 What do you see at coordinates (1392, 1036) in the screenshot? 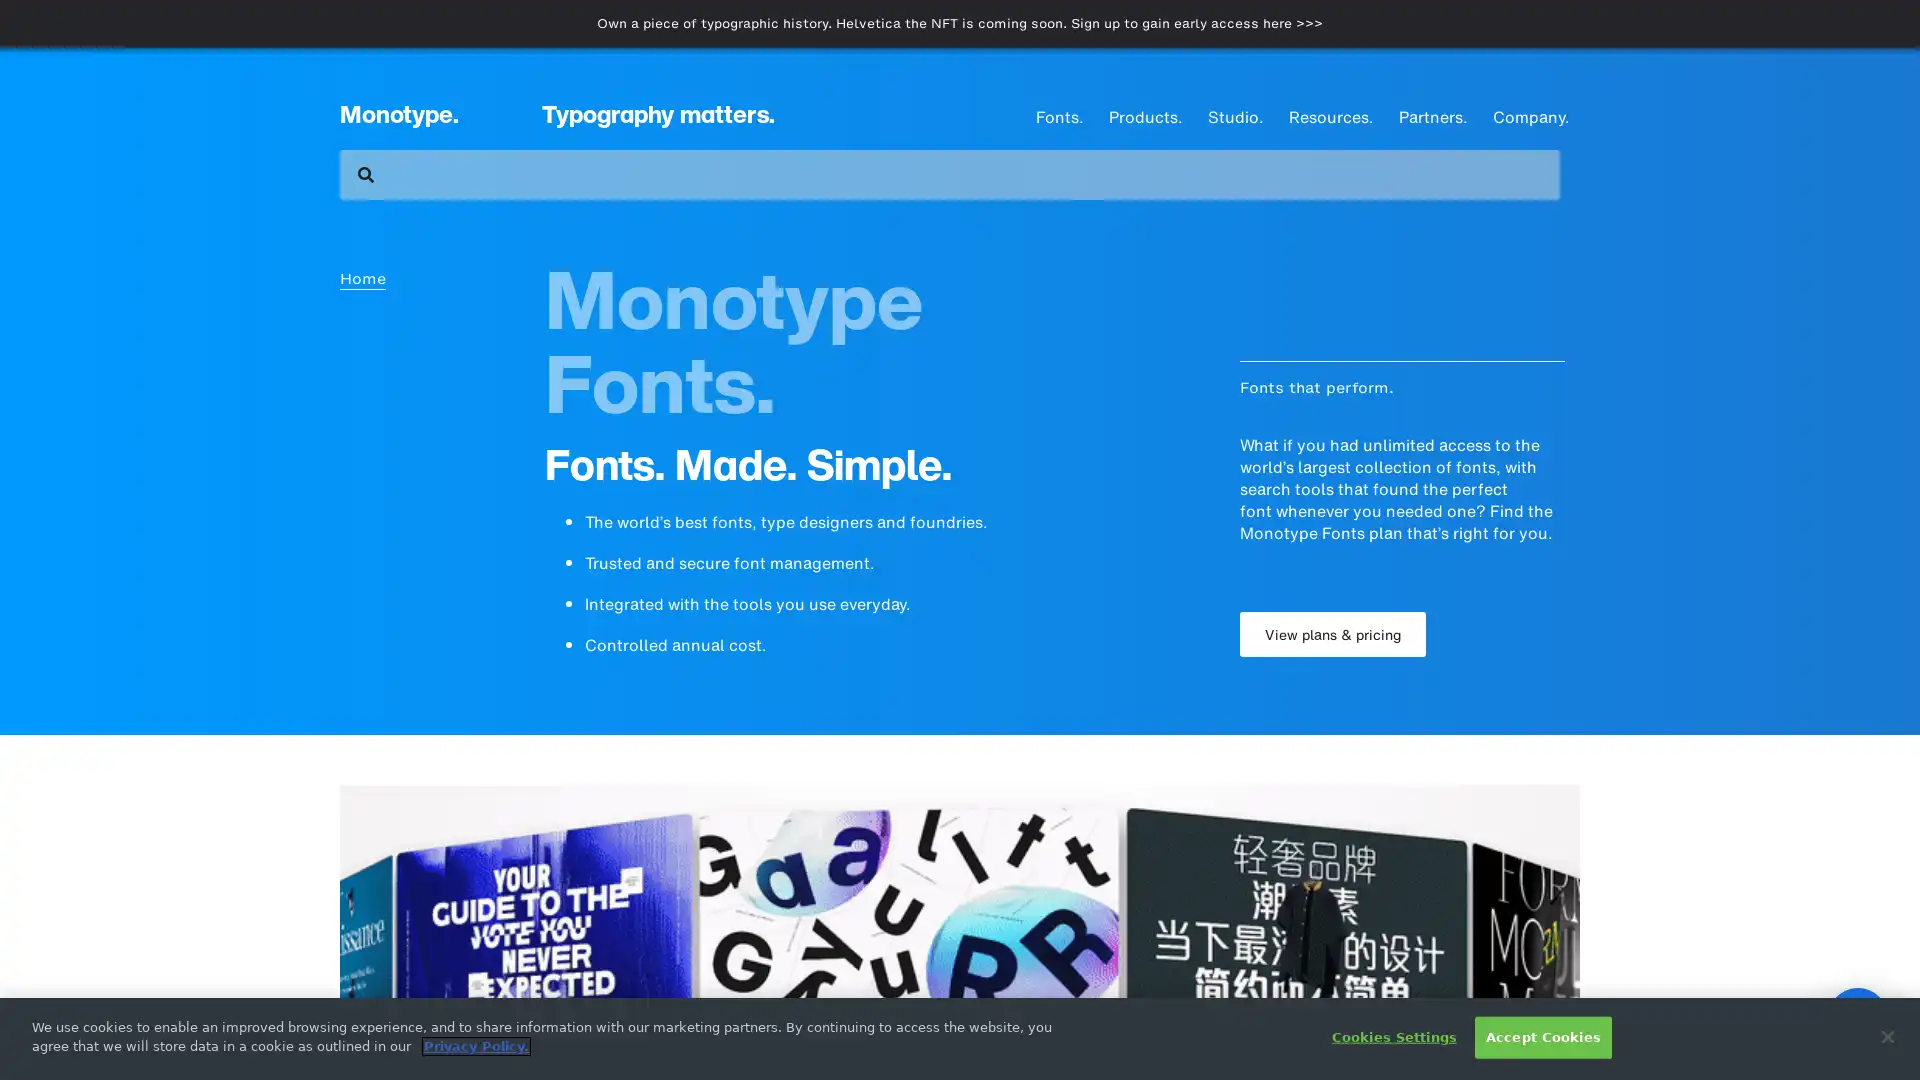
I see `Cookies Settings` at bounding box center [1392, 1036].